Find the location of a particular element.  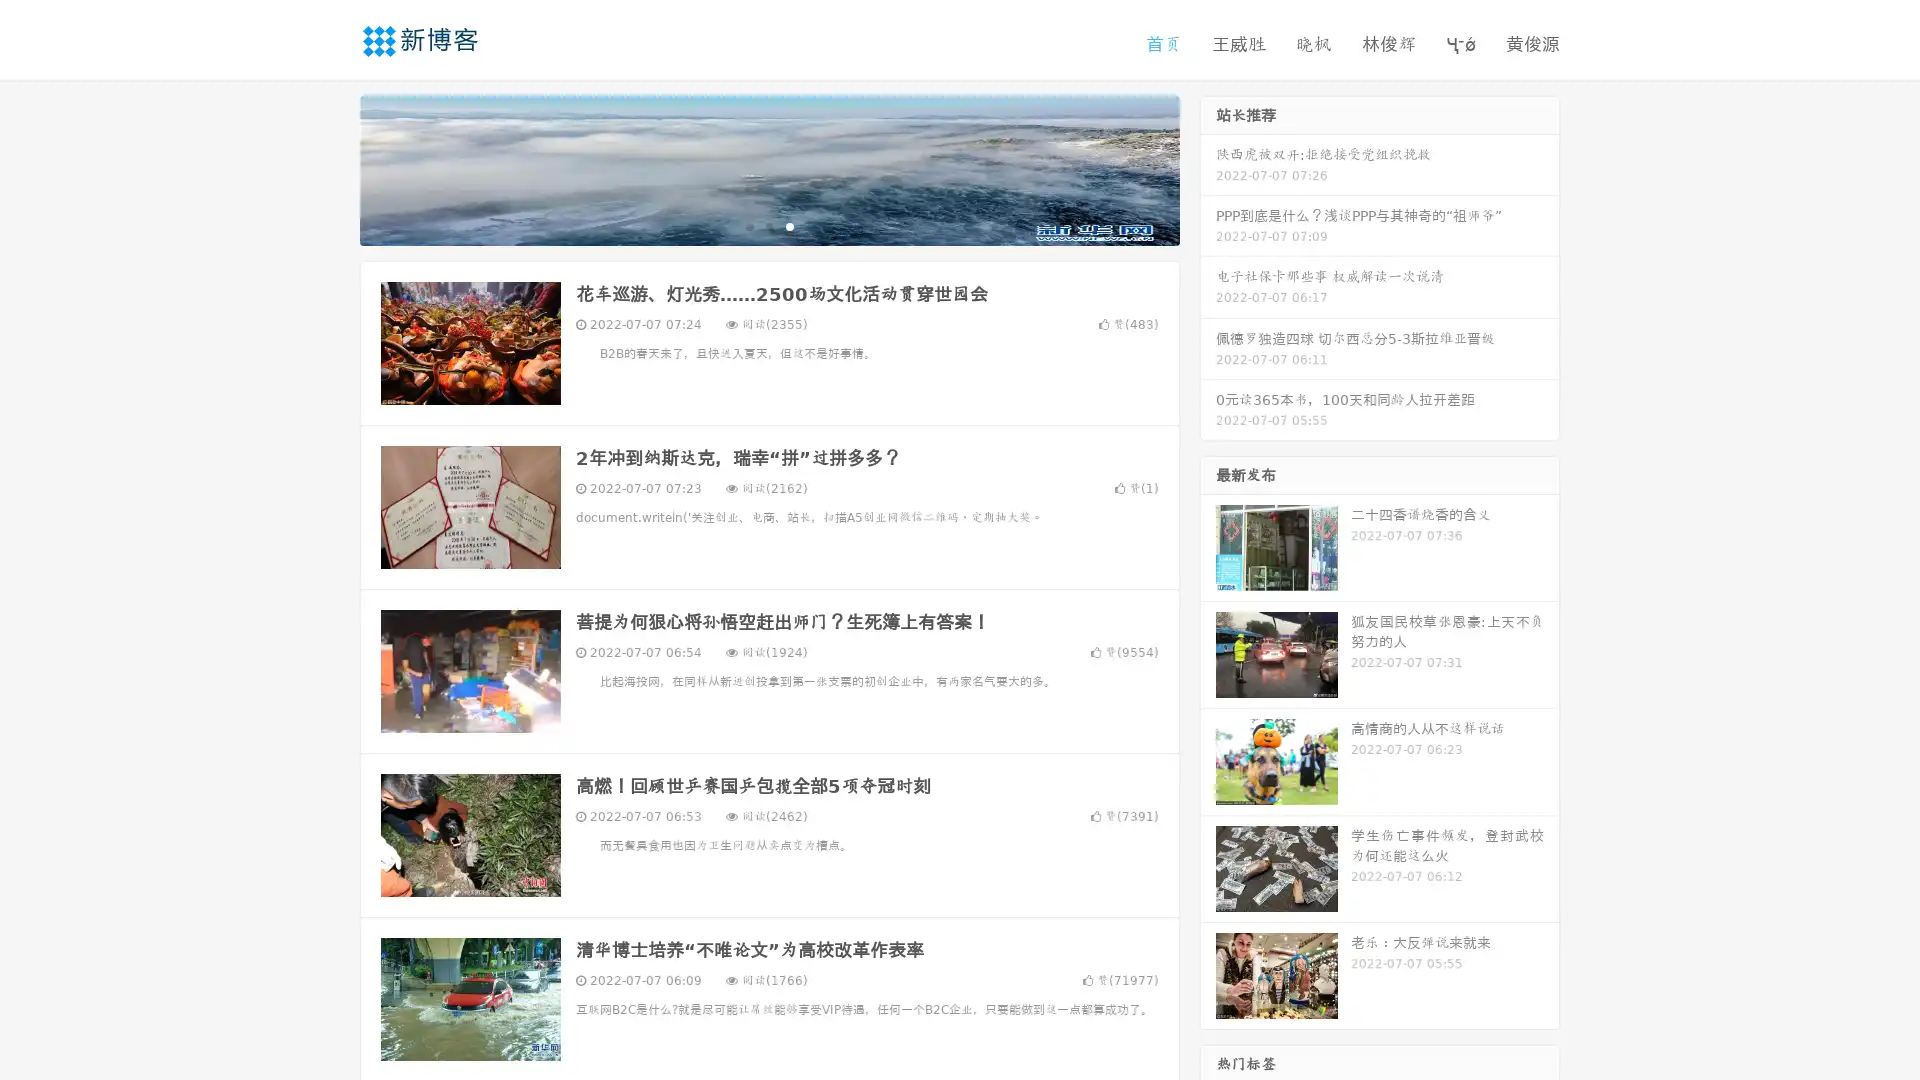

Go to slide 1 is located at coordinates (748, 225).